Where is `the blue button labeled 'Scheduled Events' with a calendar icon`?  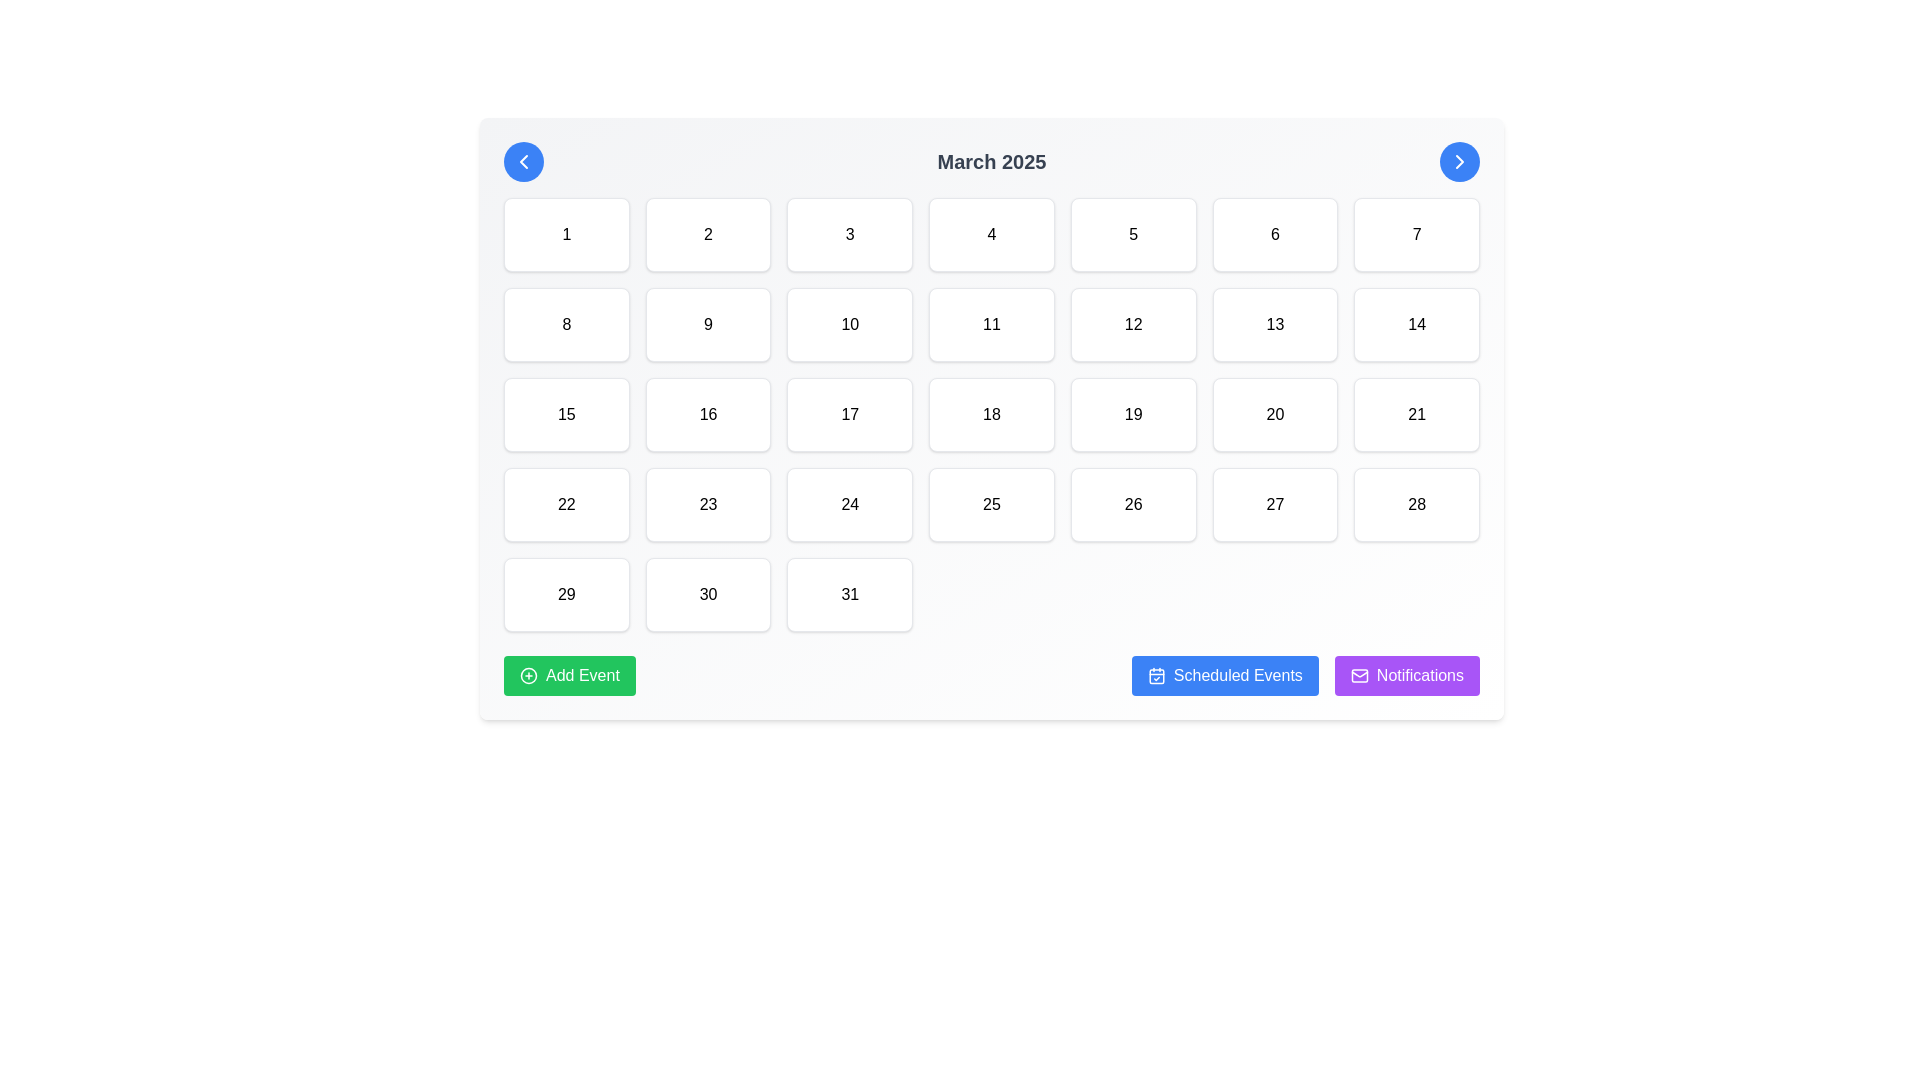 the blue button labeled 'Scheduled Events' with a calendar icon is located at coordinates (1223, 675).